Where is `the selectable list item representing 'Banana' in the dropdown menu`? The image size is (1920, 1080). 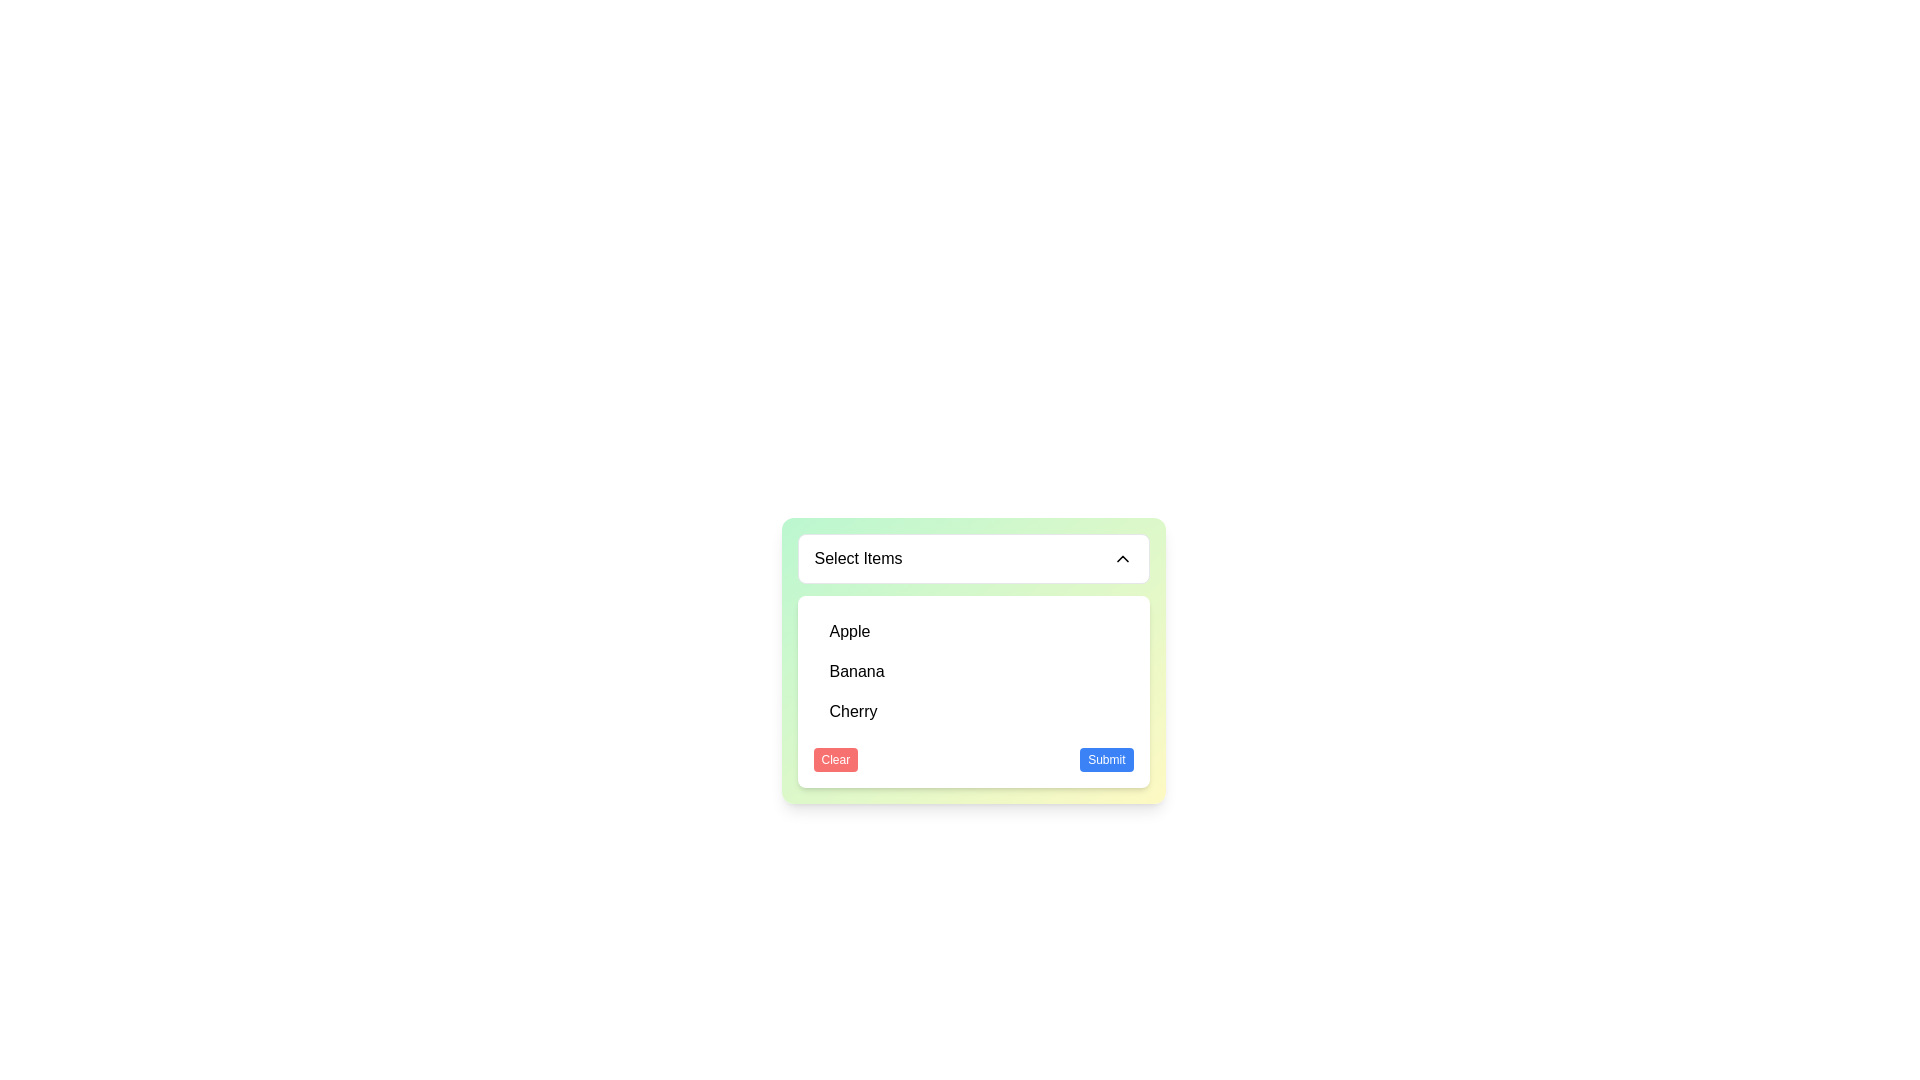
the selectable list item representing 'Banana' in the dropdown menu is located at coordinates (973, 671).